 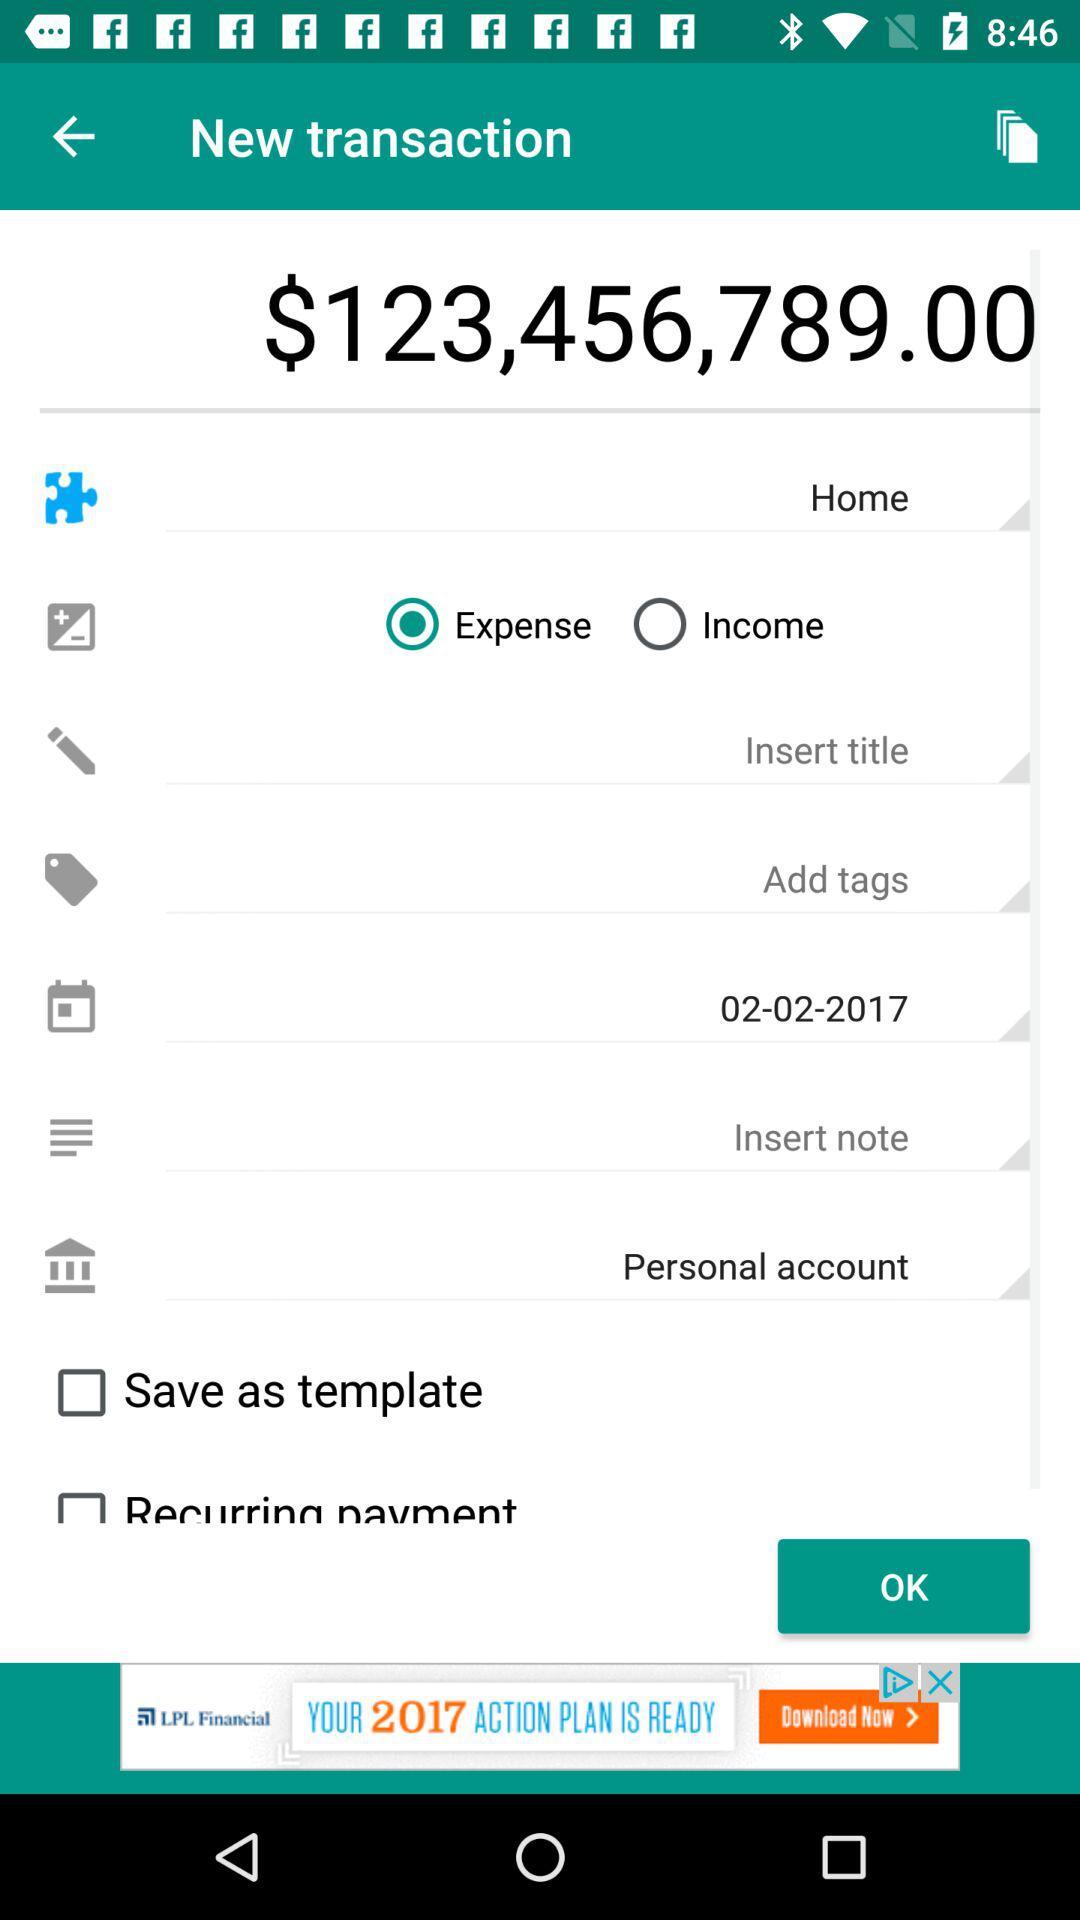 I want to click on adjustment, so click(x=70, y=626).